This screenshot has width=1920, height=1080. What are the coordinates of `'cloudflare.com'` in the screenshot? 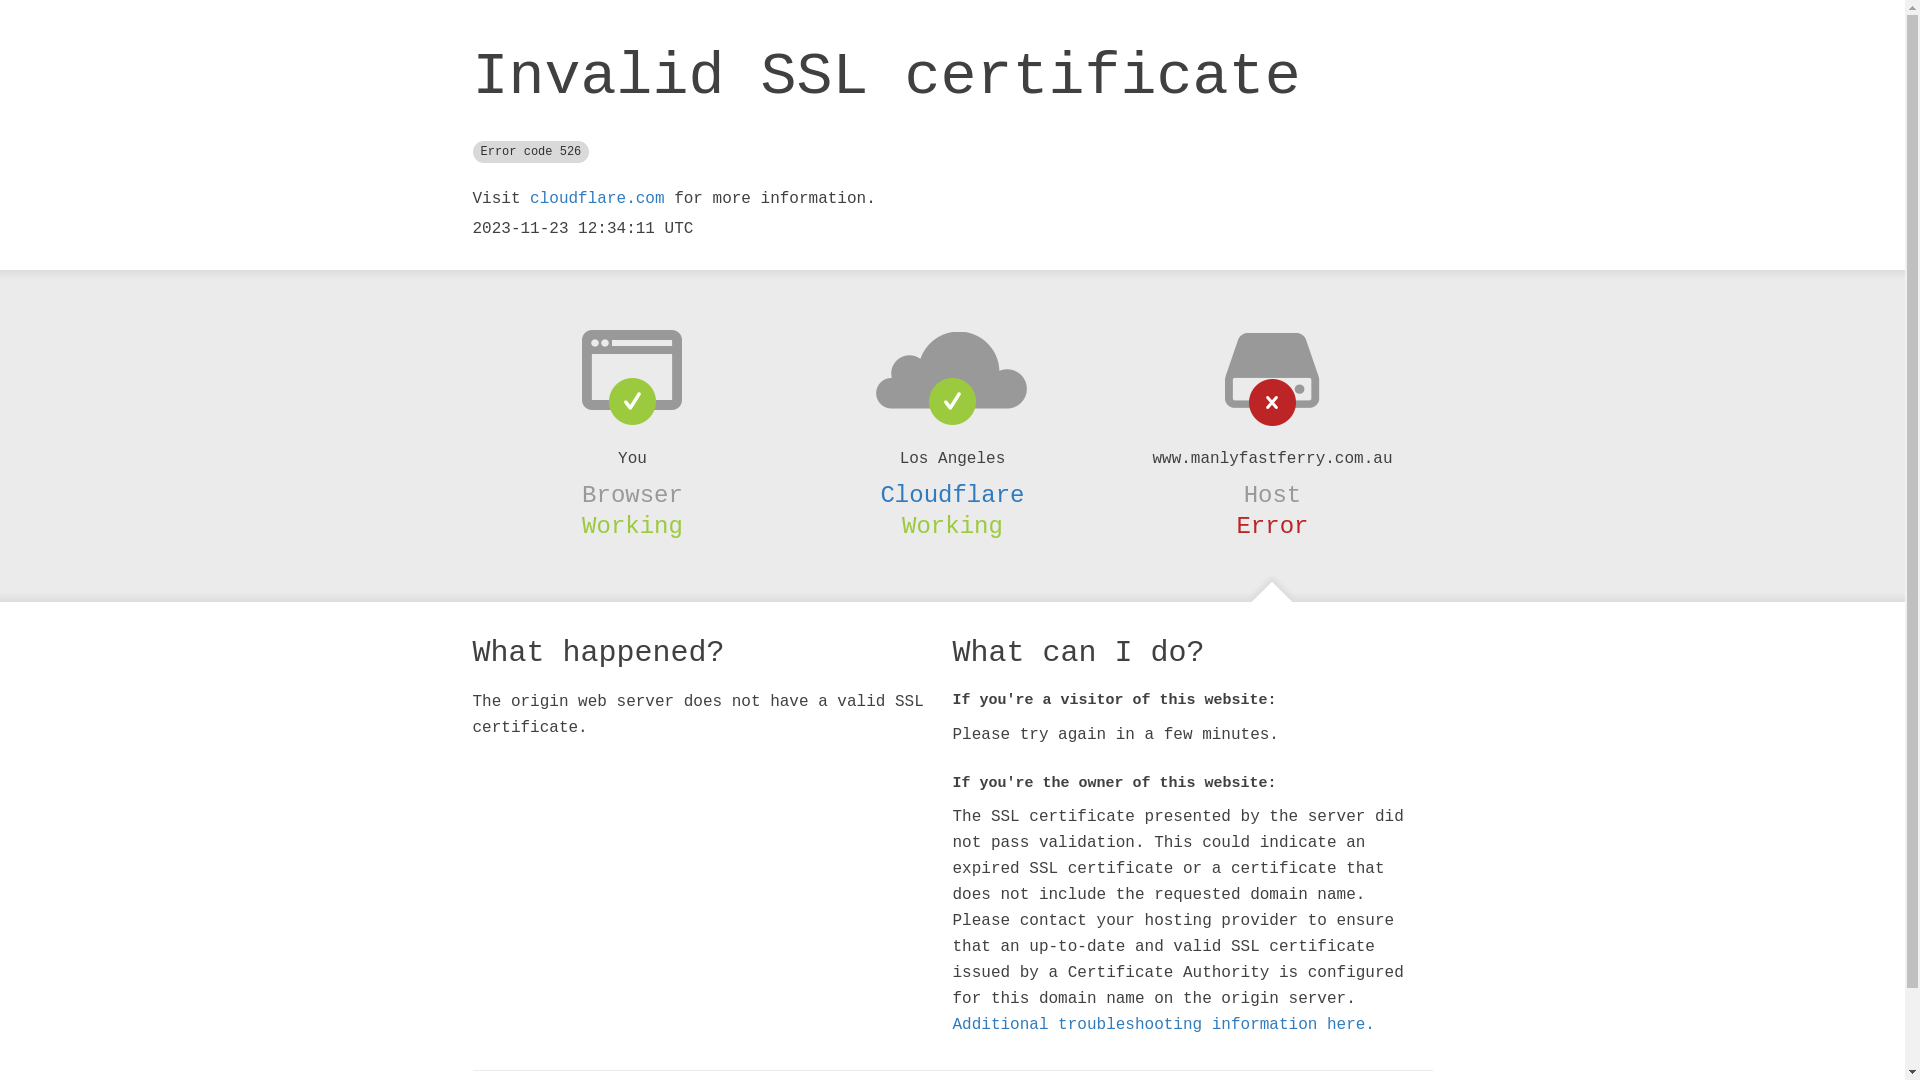 It's located at (595, 199).